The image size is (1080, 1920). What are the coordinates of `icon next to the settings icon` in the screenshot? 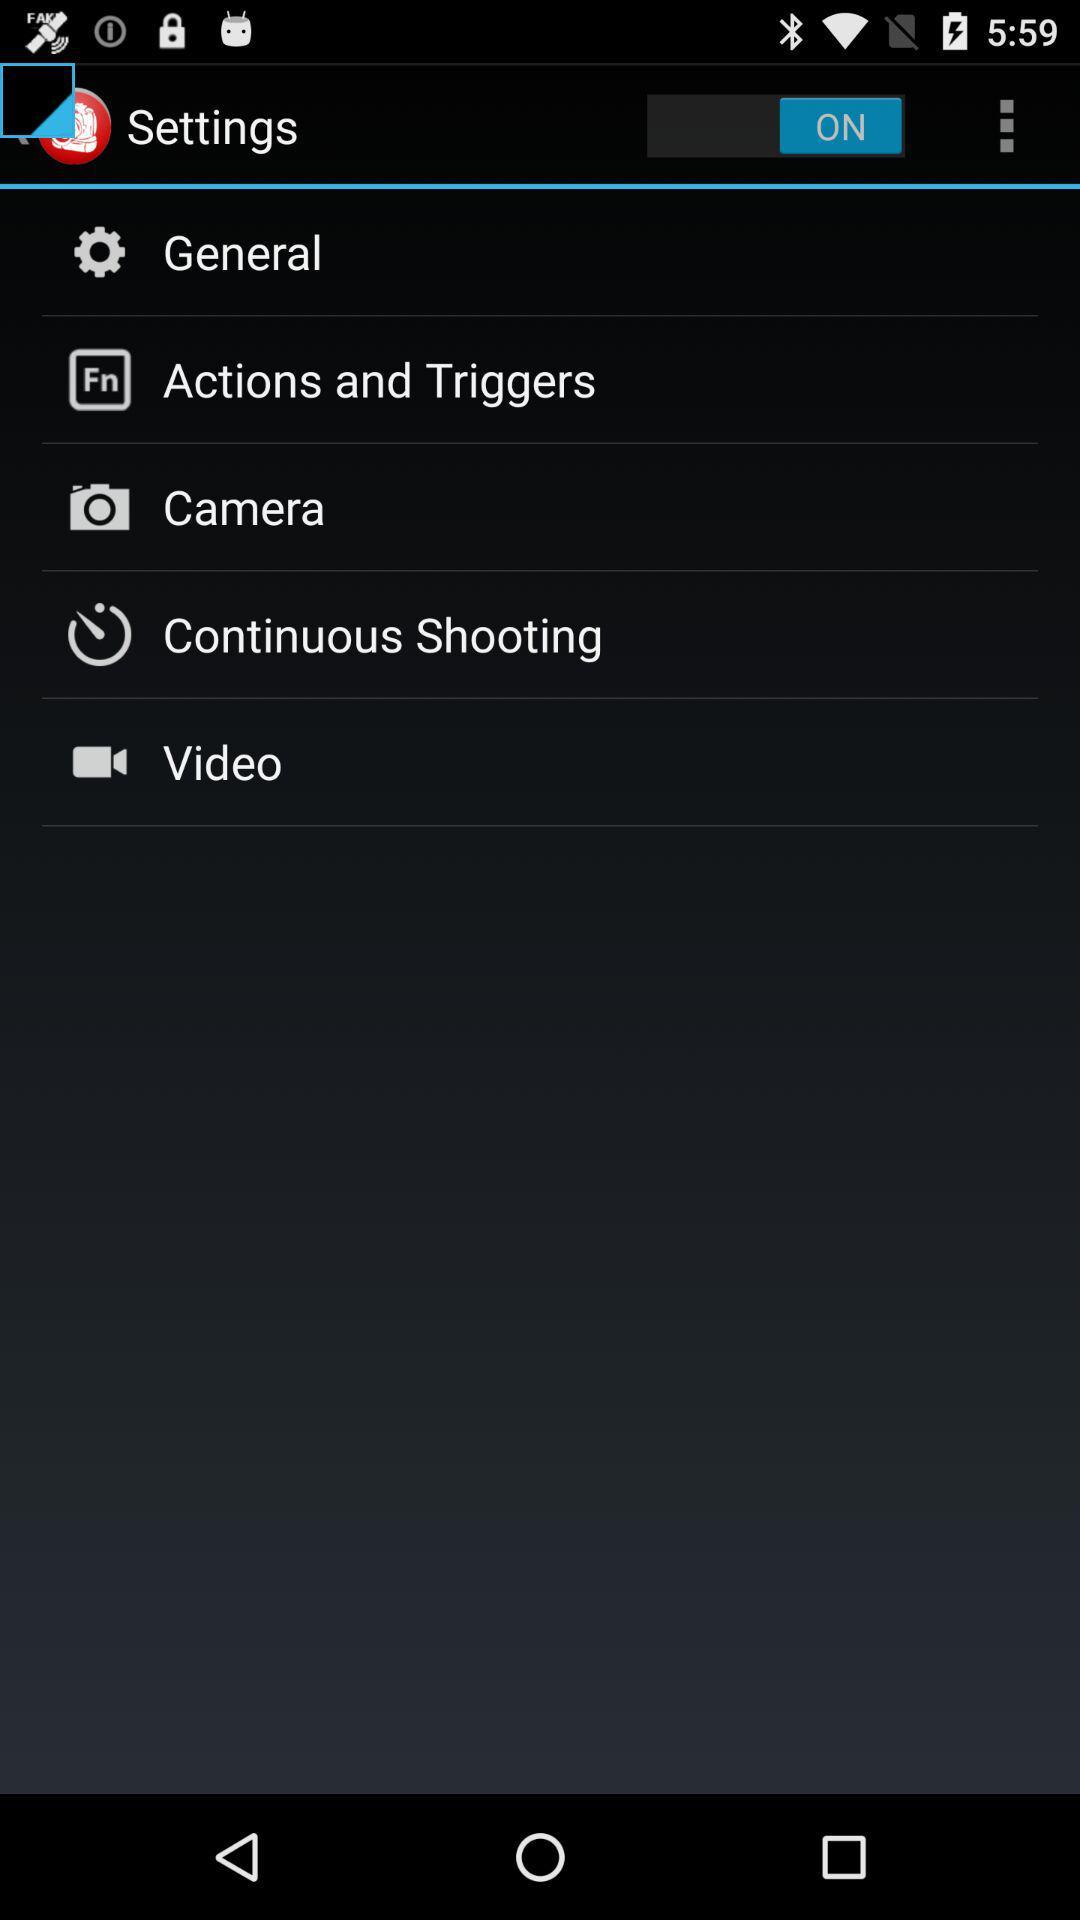 It's located at (775, 124).